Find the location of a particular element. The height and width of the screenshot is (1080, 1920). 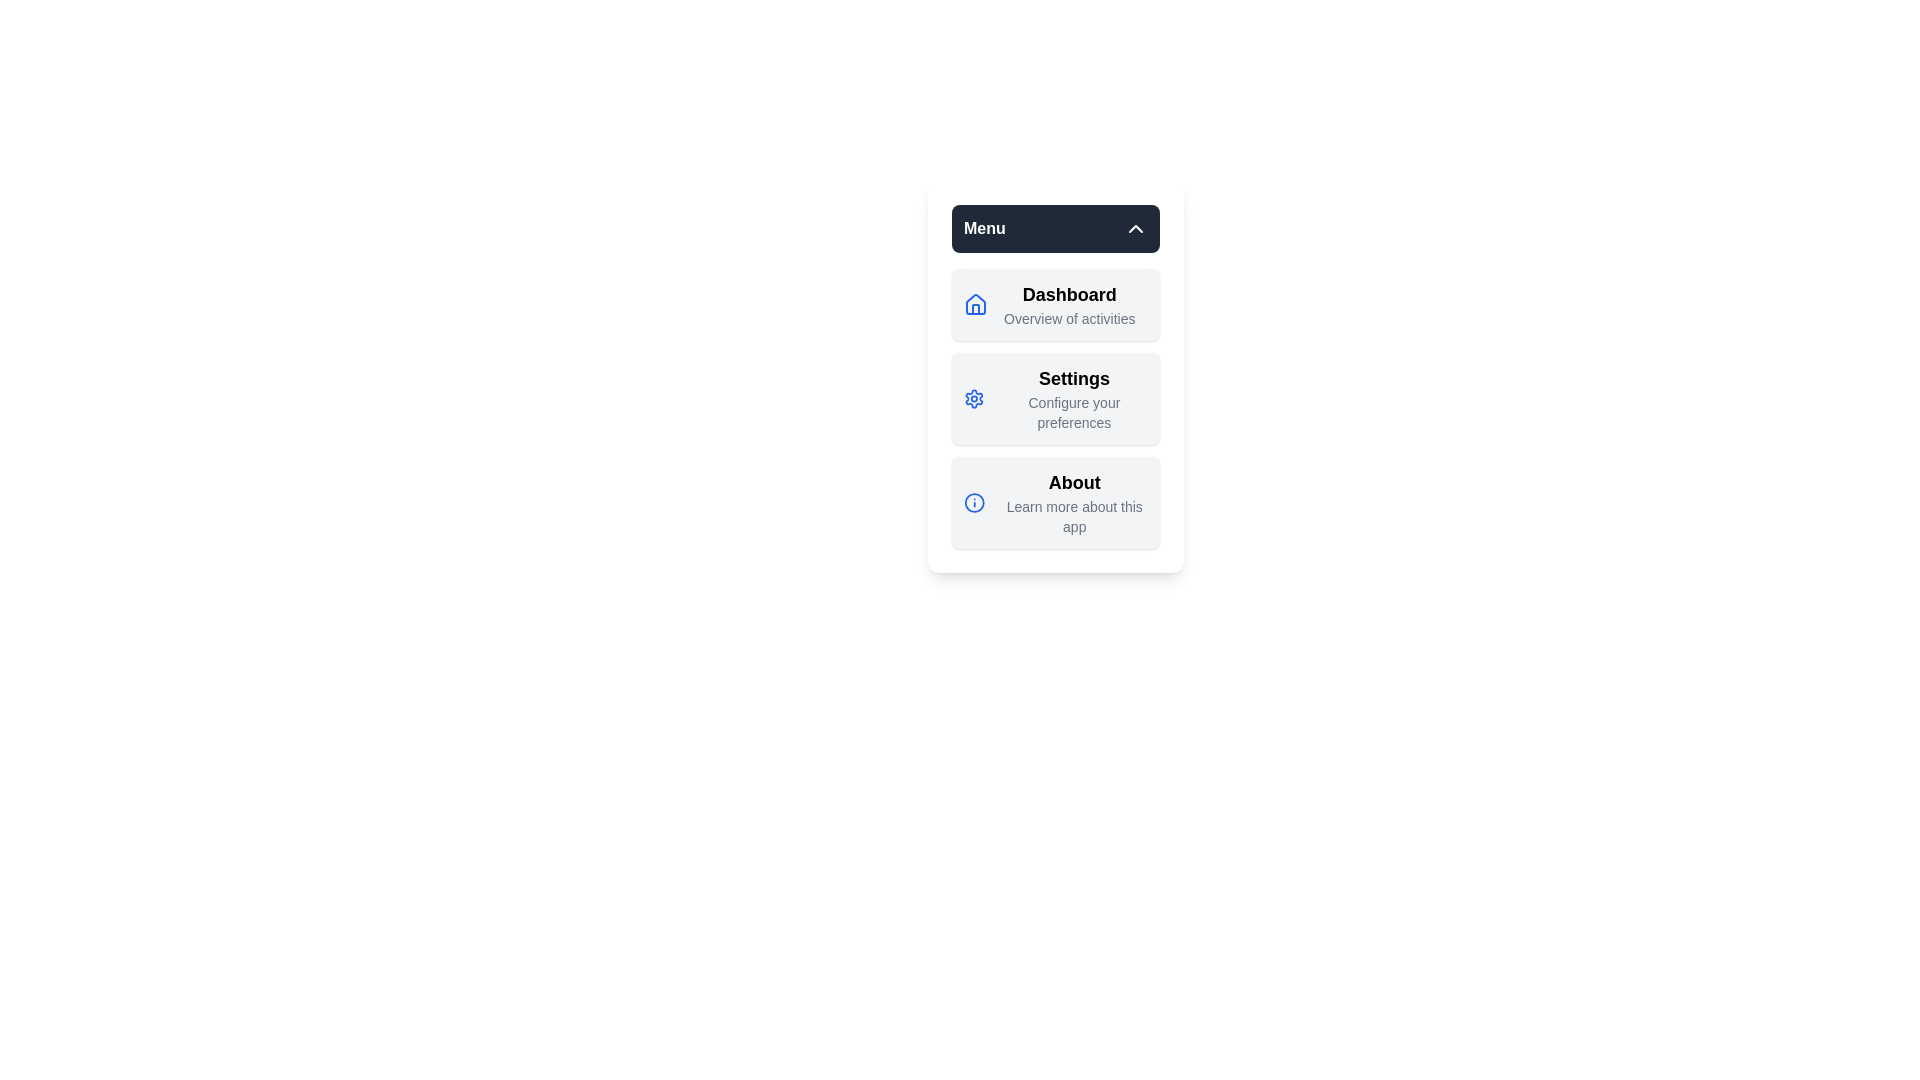

the text of the menu item About is located at coordinates (1055, 501).